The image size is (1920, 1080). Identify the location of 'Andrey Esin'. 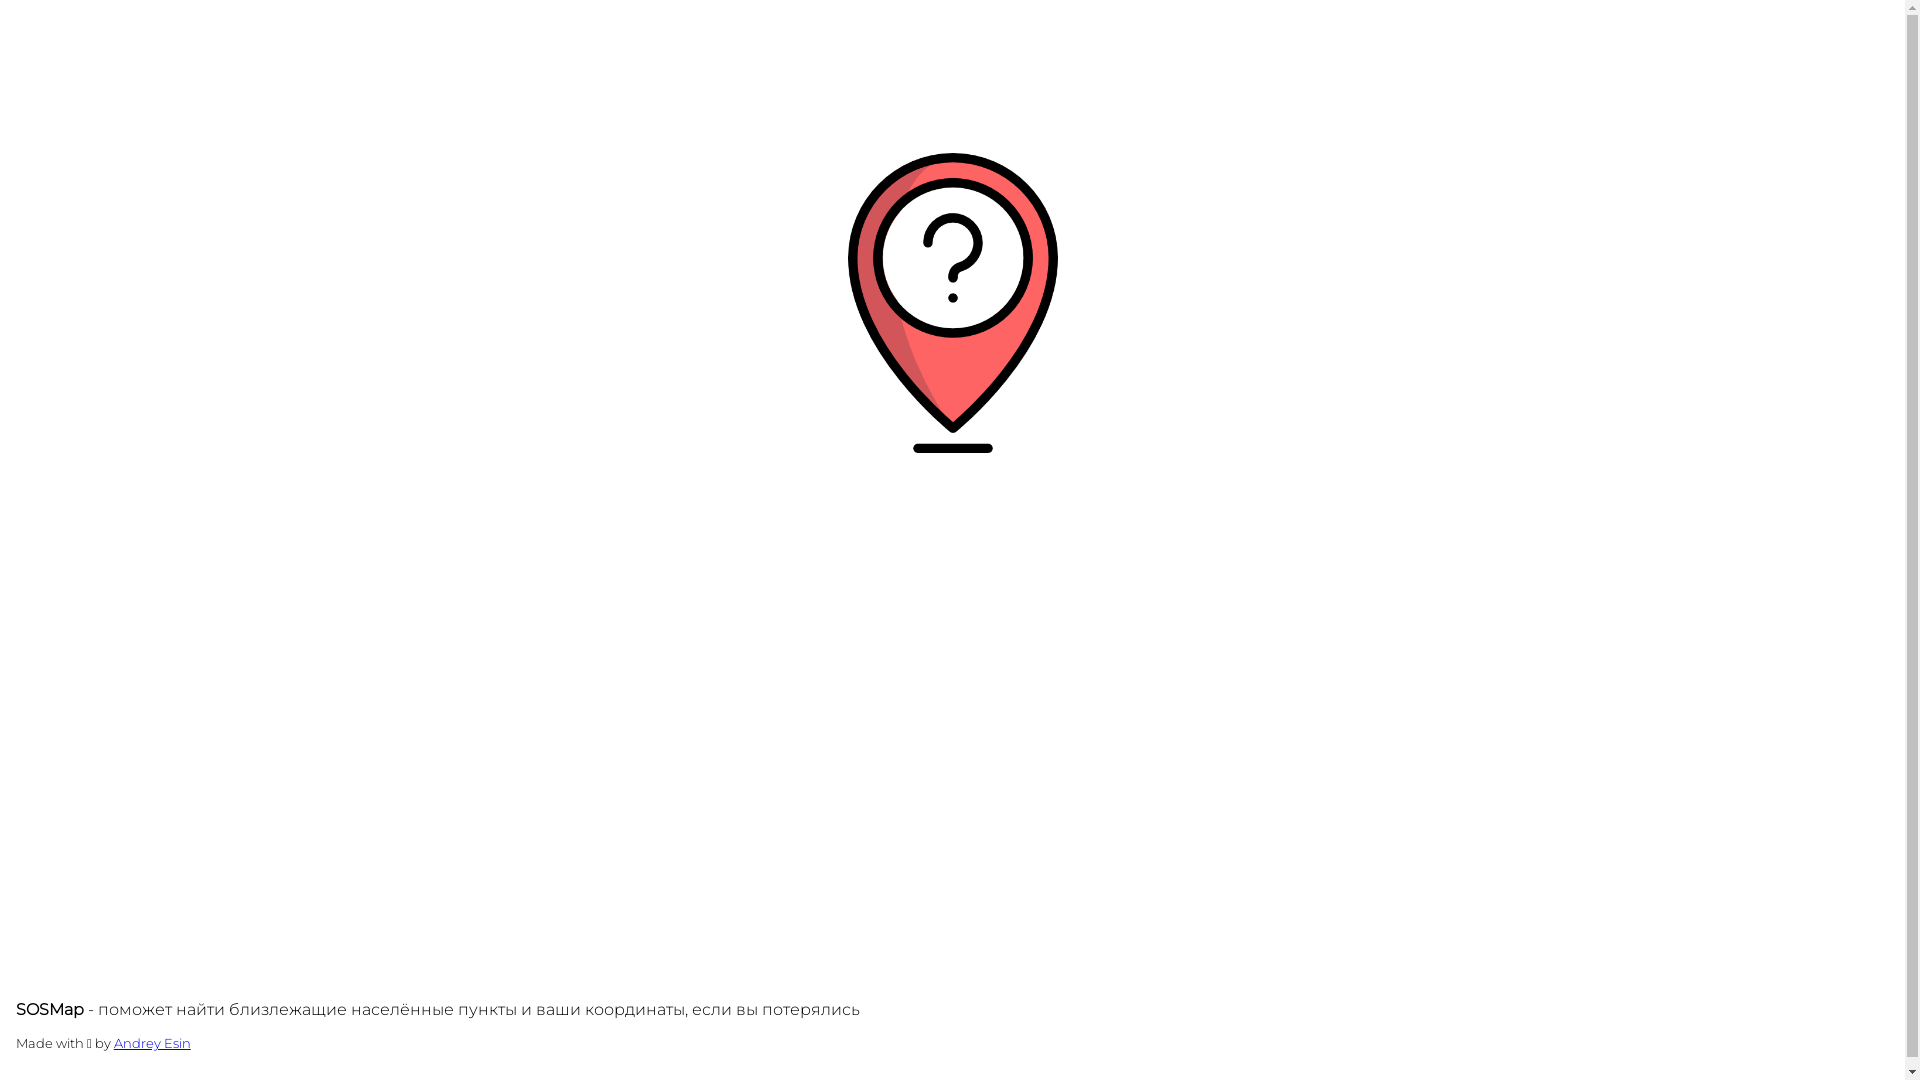
(151, 1041).